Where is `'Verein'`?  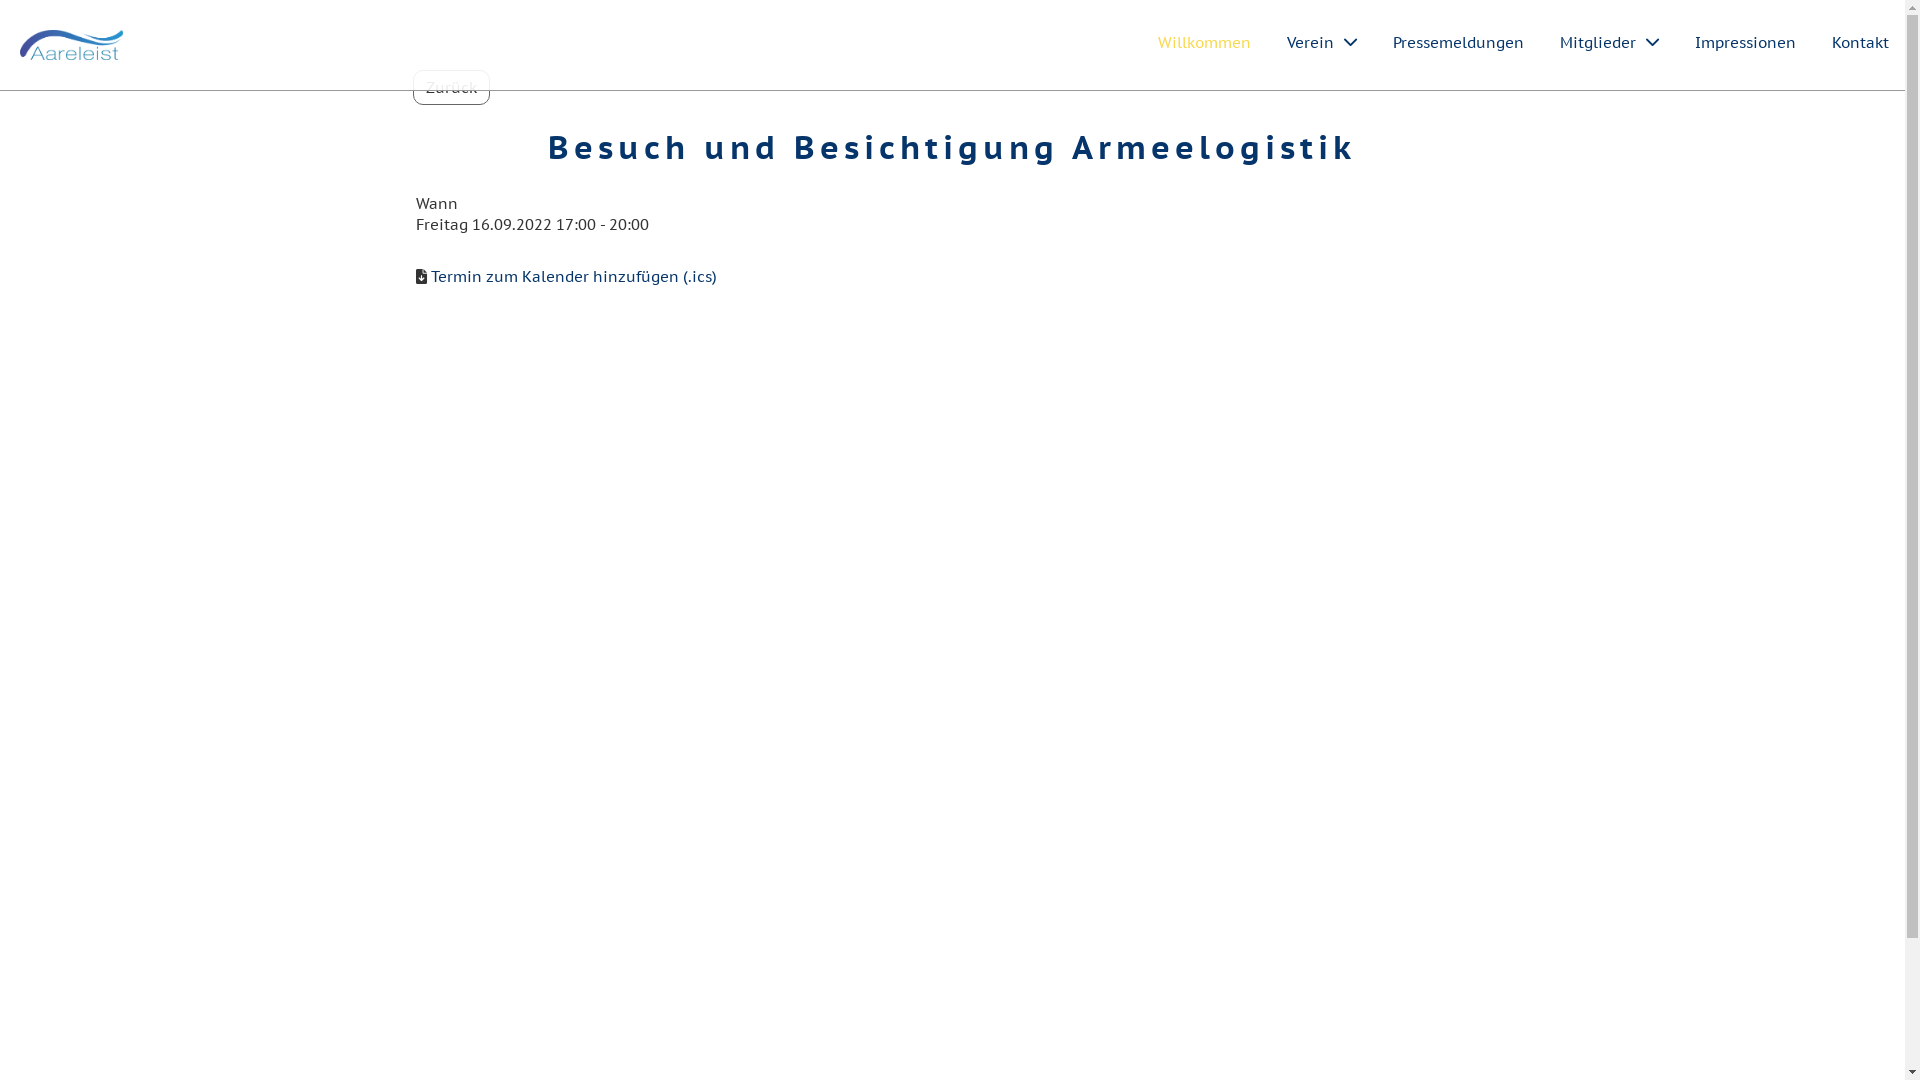
'Verein' is located at coordinates (1321, 42).